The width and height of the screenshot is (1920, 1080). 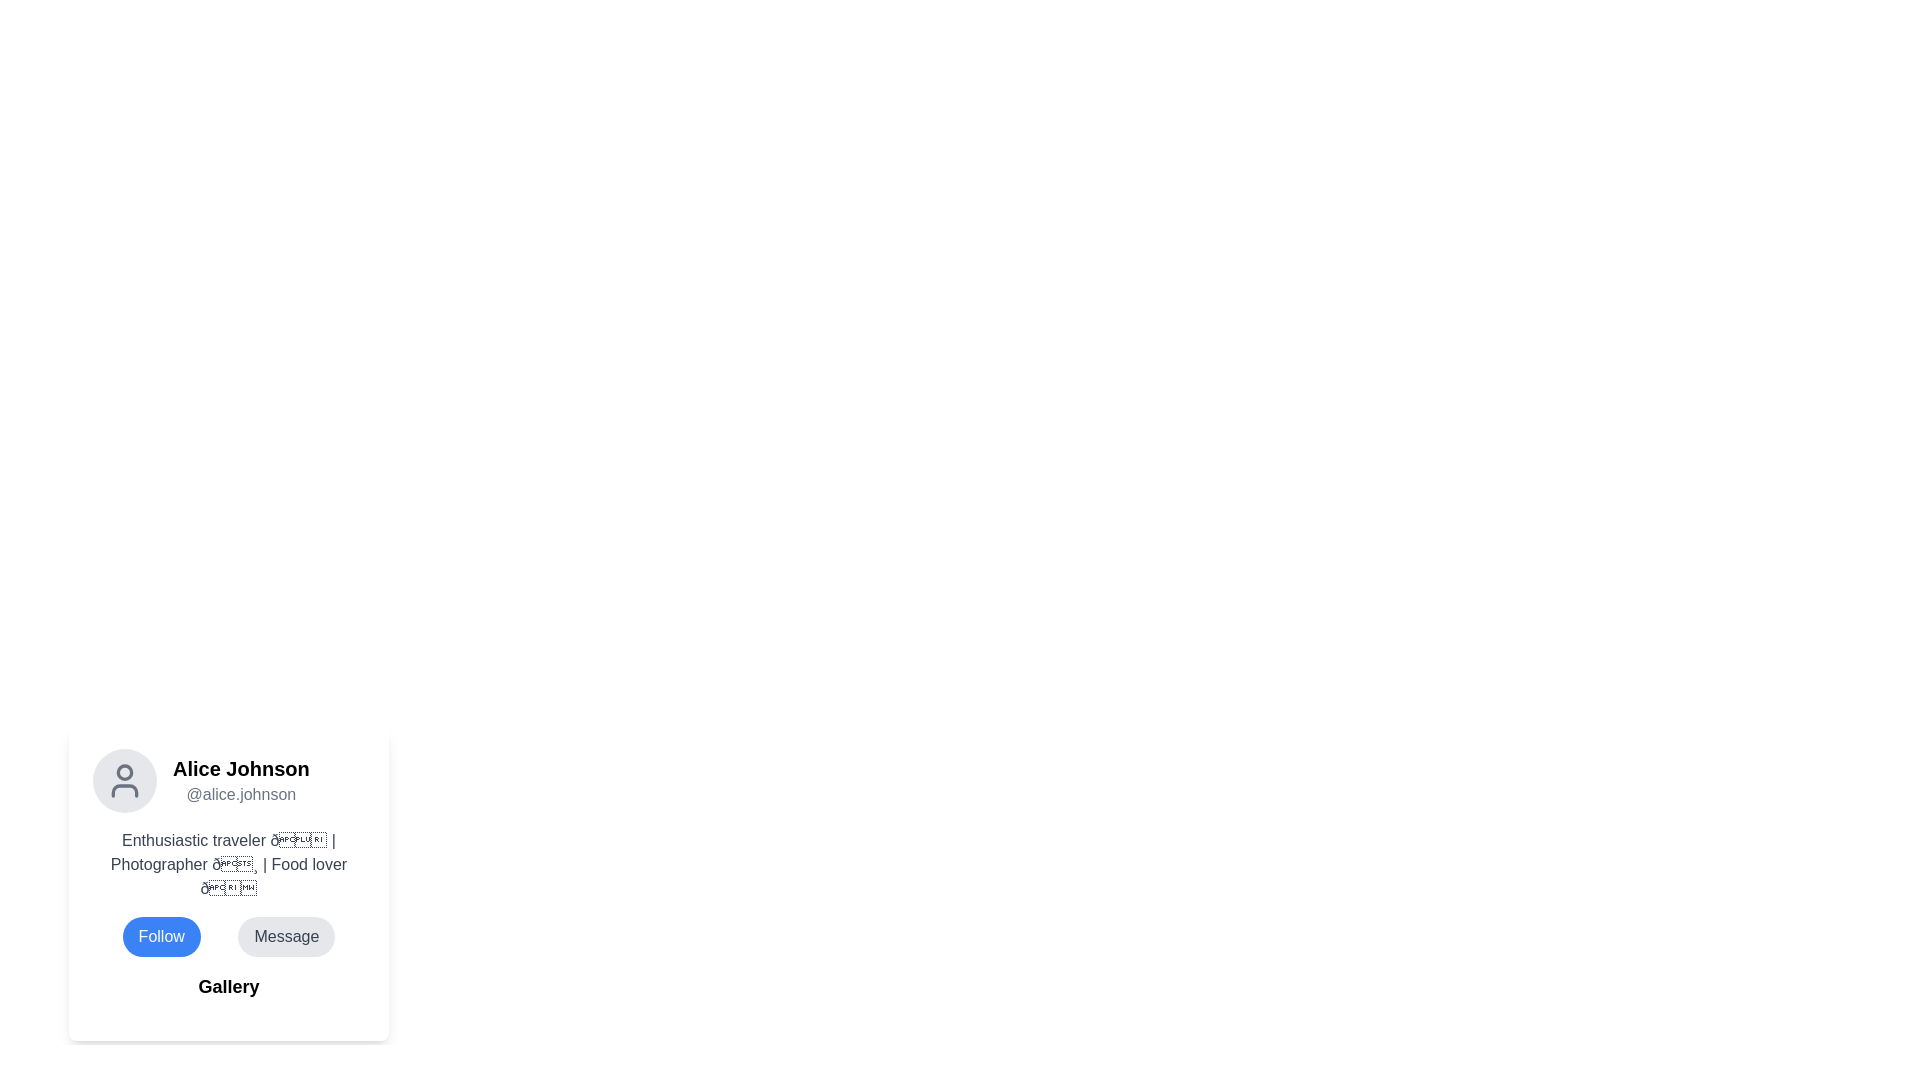 What do you see at coordinates (229, 986) in the screenshot?
I see `the 'Gallery' text label, which is styled in bold black font and positioned below the 'Follow' and 'Message' buttons in the user's profile section` at bounding box center [229, 986].